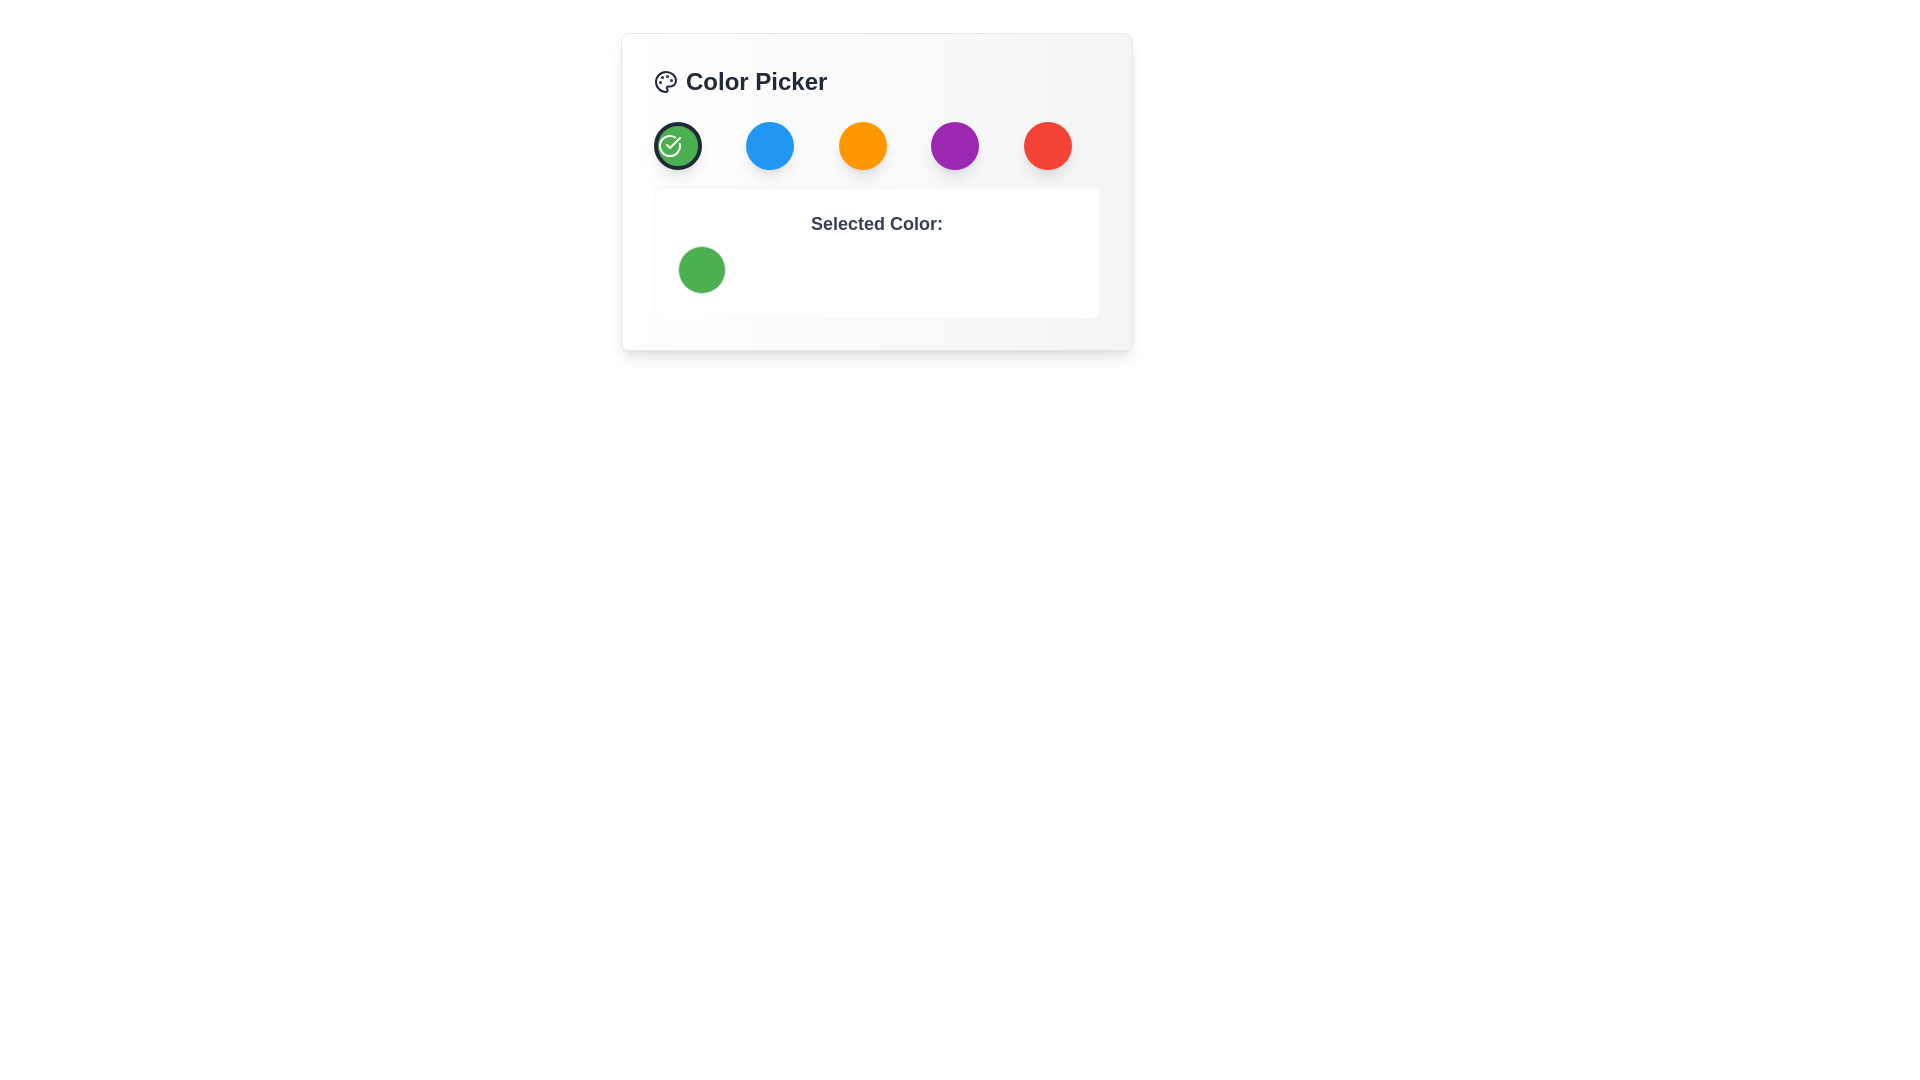 This screenshot has height=1080, width=1920. What do you see at coordinates (677, 145) in the screenshot?
I see `the first circular button for selecting the green color in the 'Color Picker' interface` at bounding box center [677, 145].